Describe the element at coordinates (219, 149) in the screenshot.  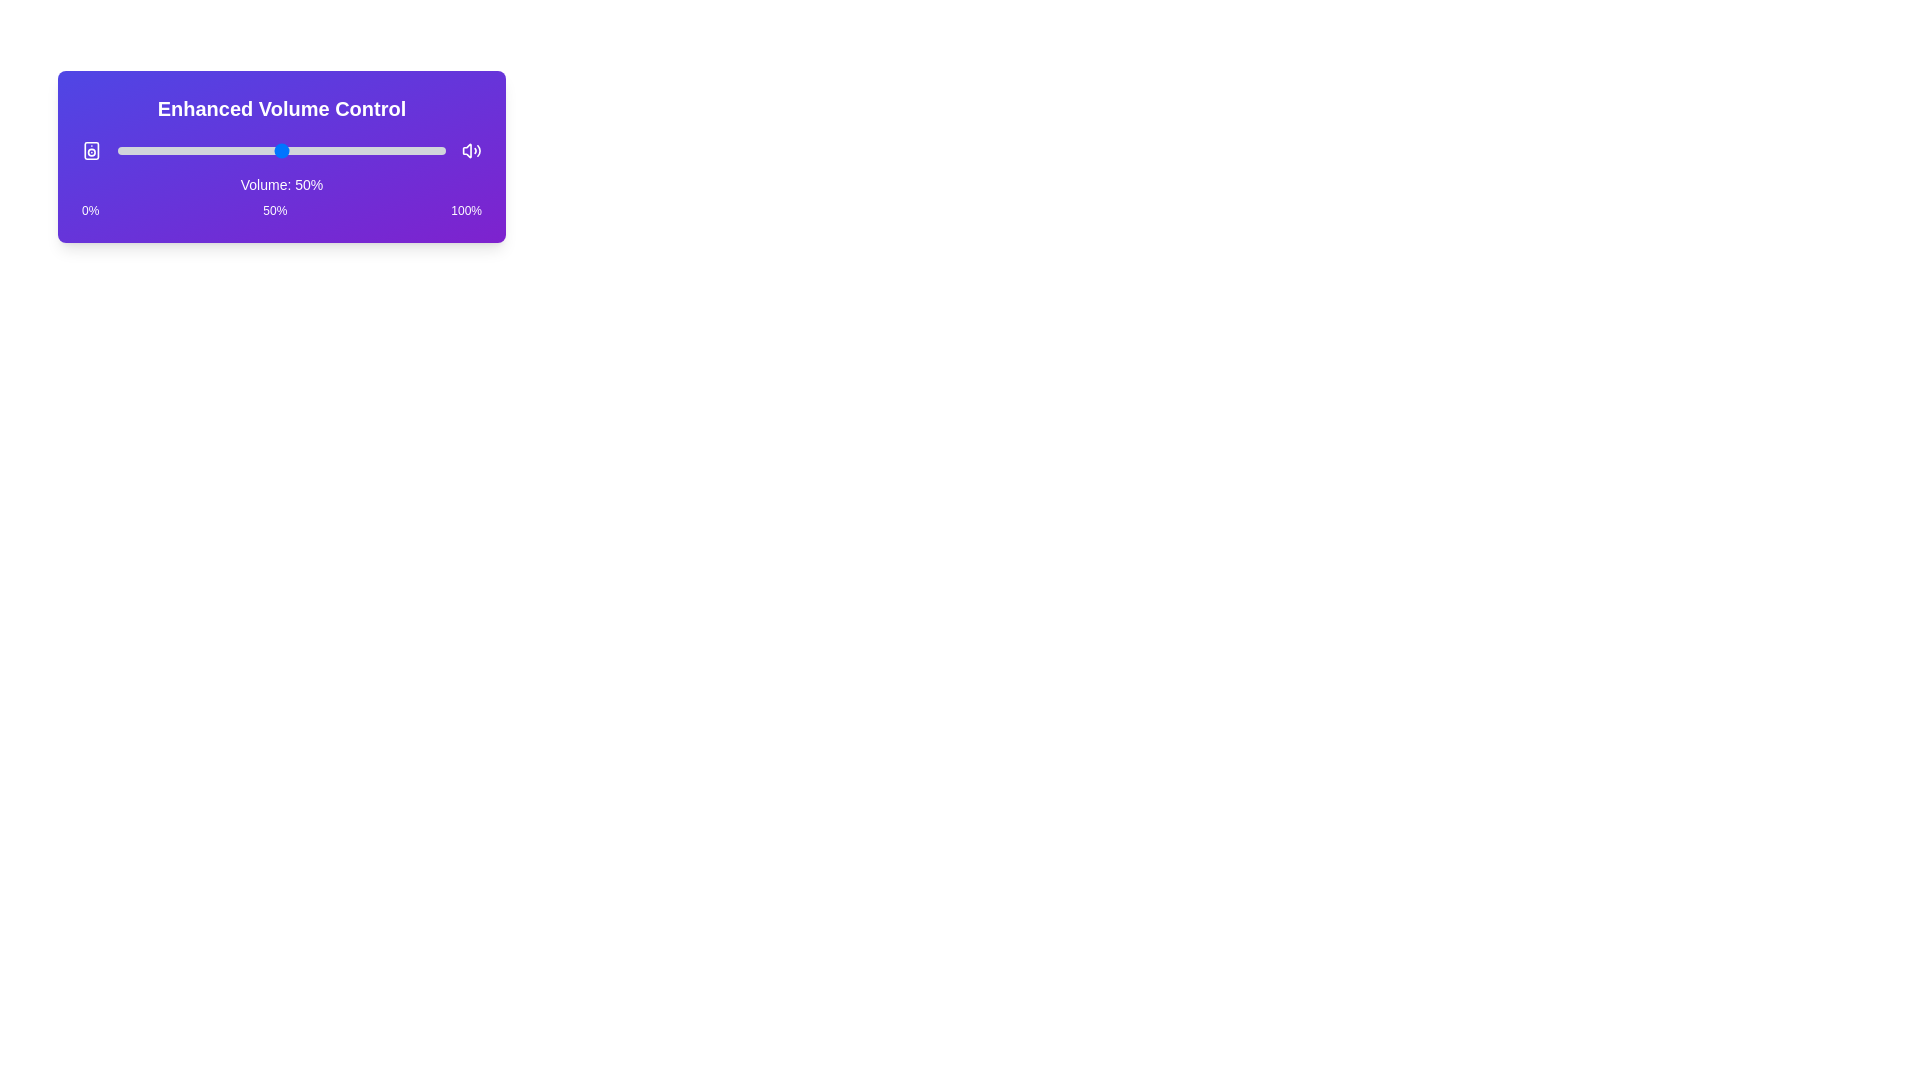
I see `the volume slider to set the volume to 31%` at that location.